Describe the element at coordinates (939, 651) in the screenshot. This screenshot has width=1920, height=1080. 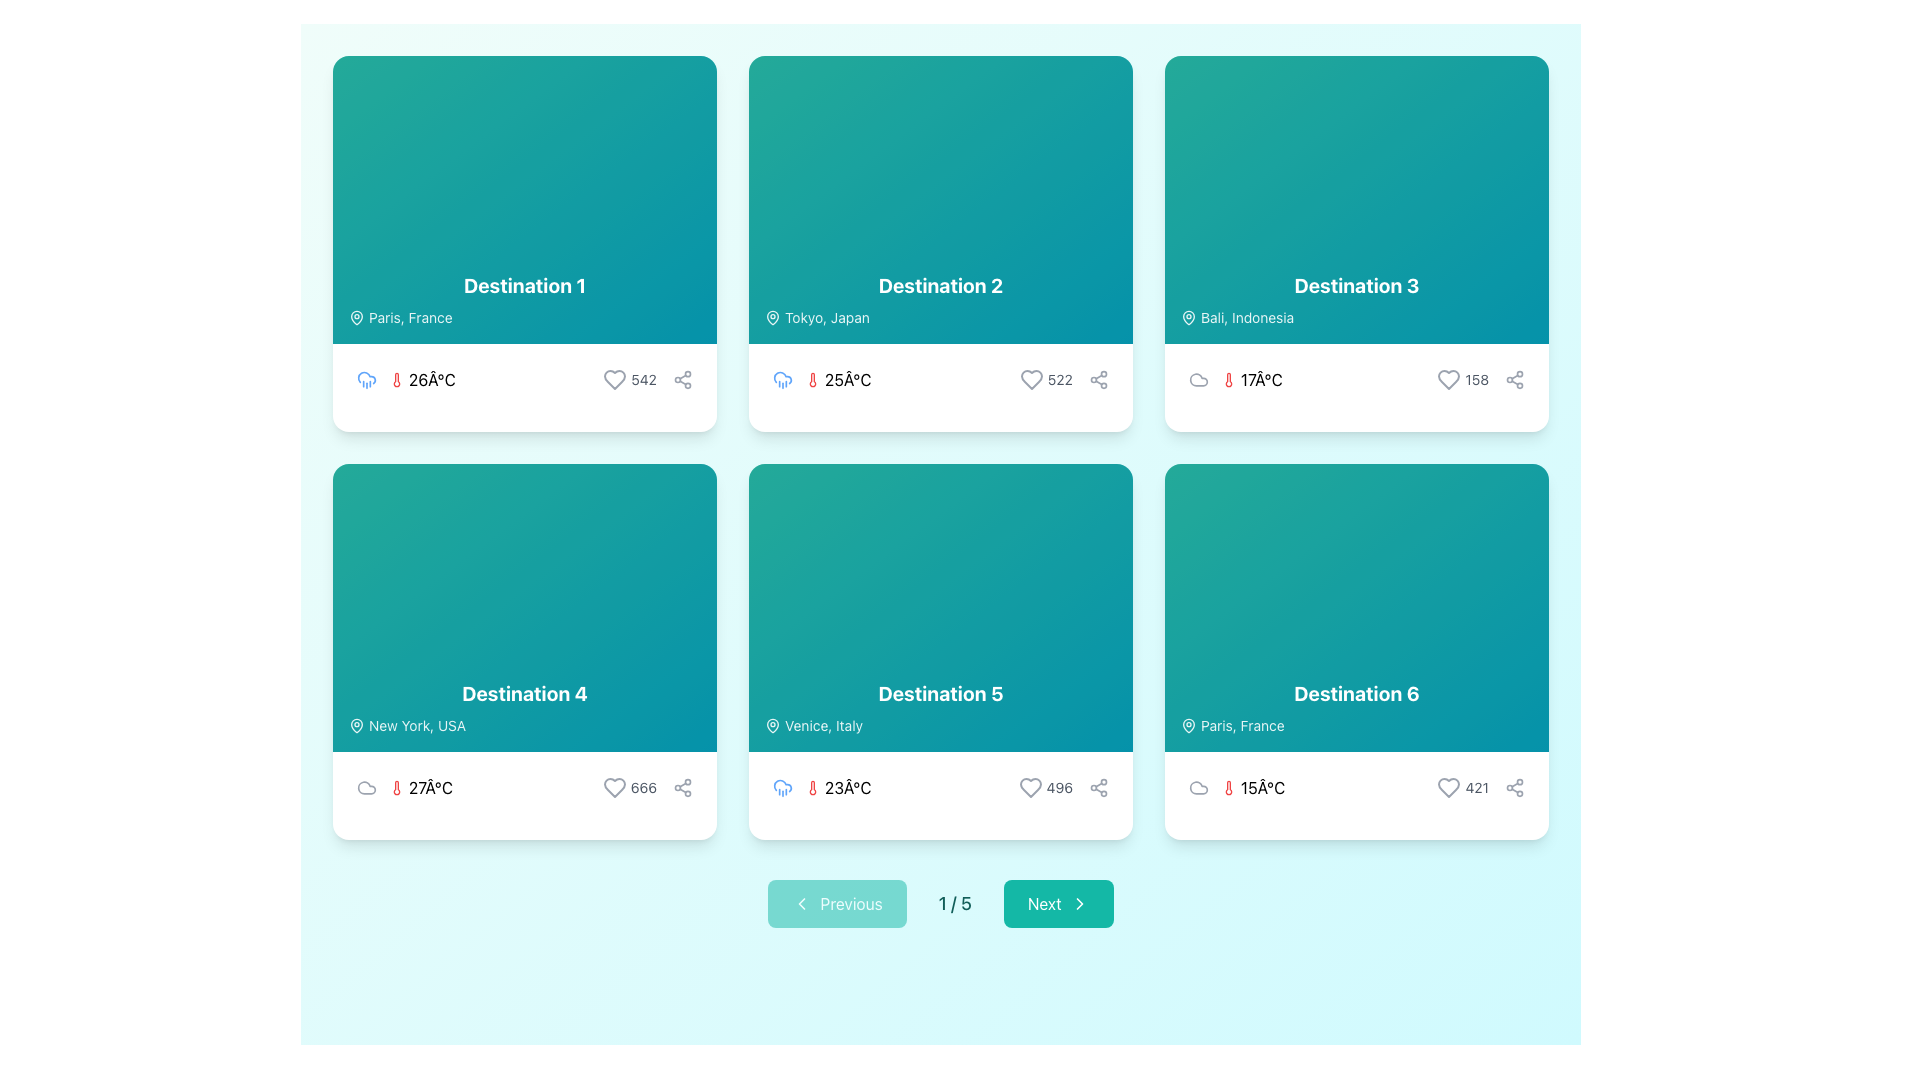
I see `the fifth destination card in the grid layout` at that location.